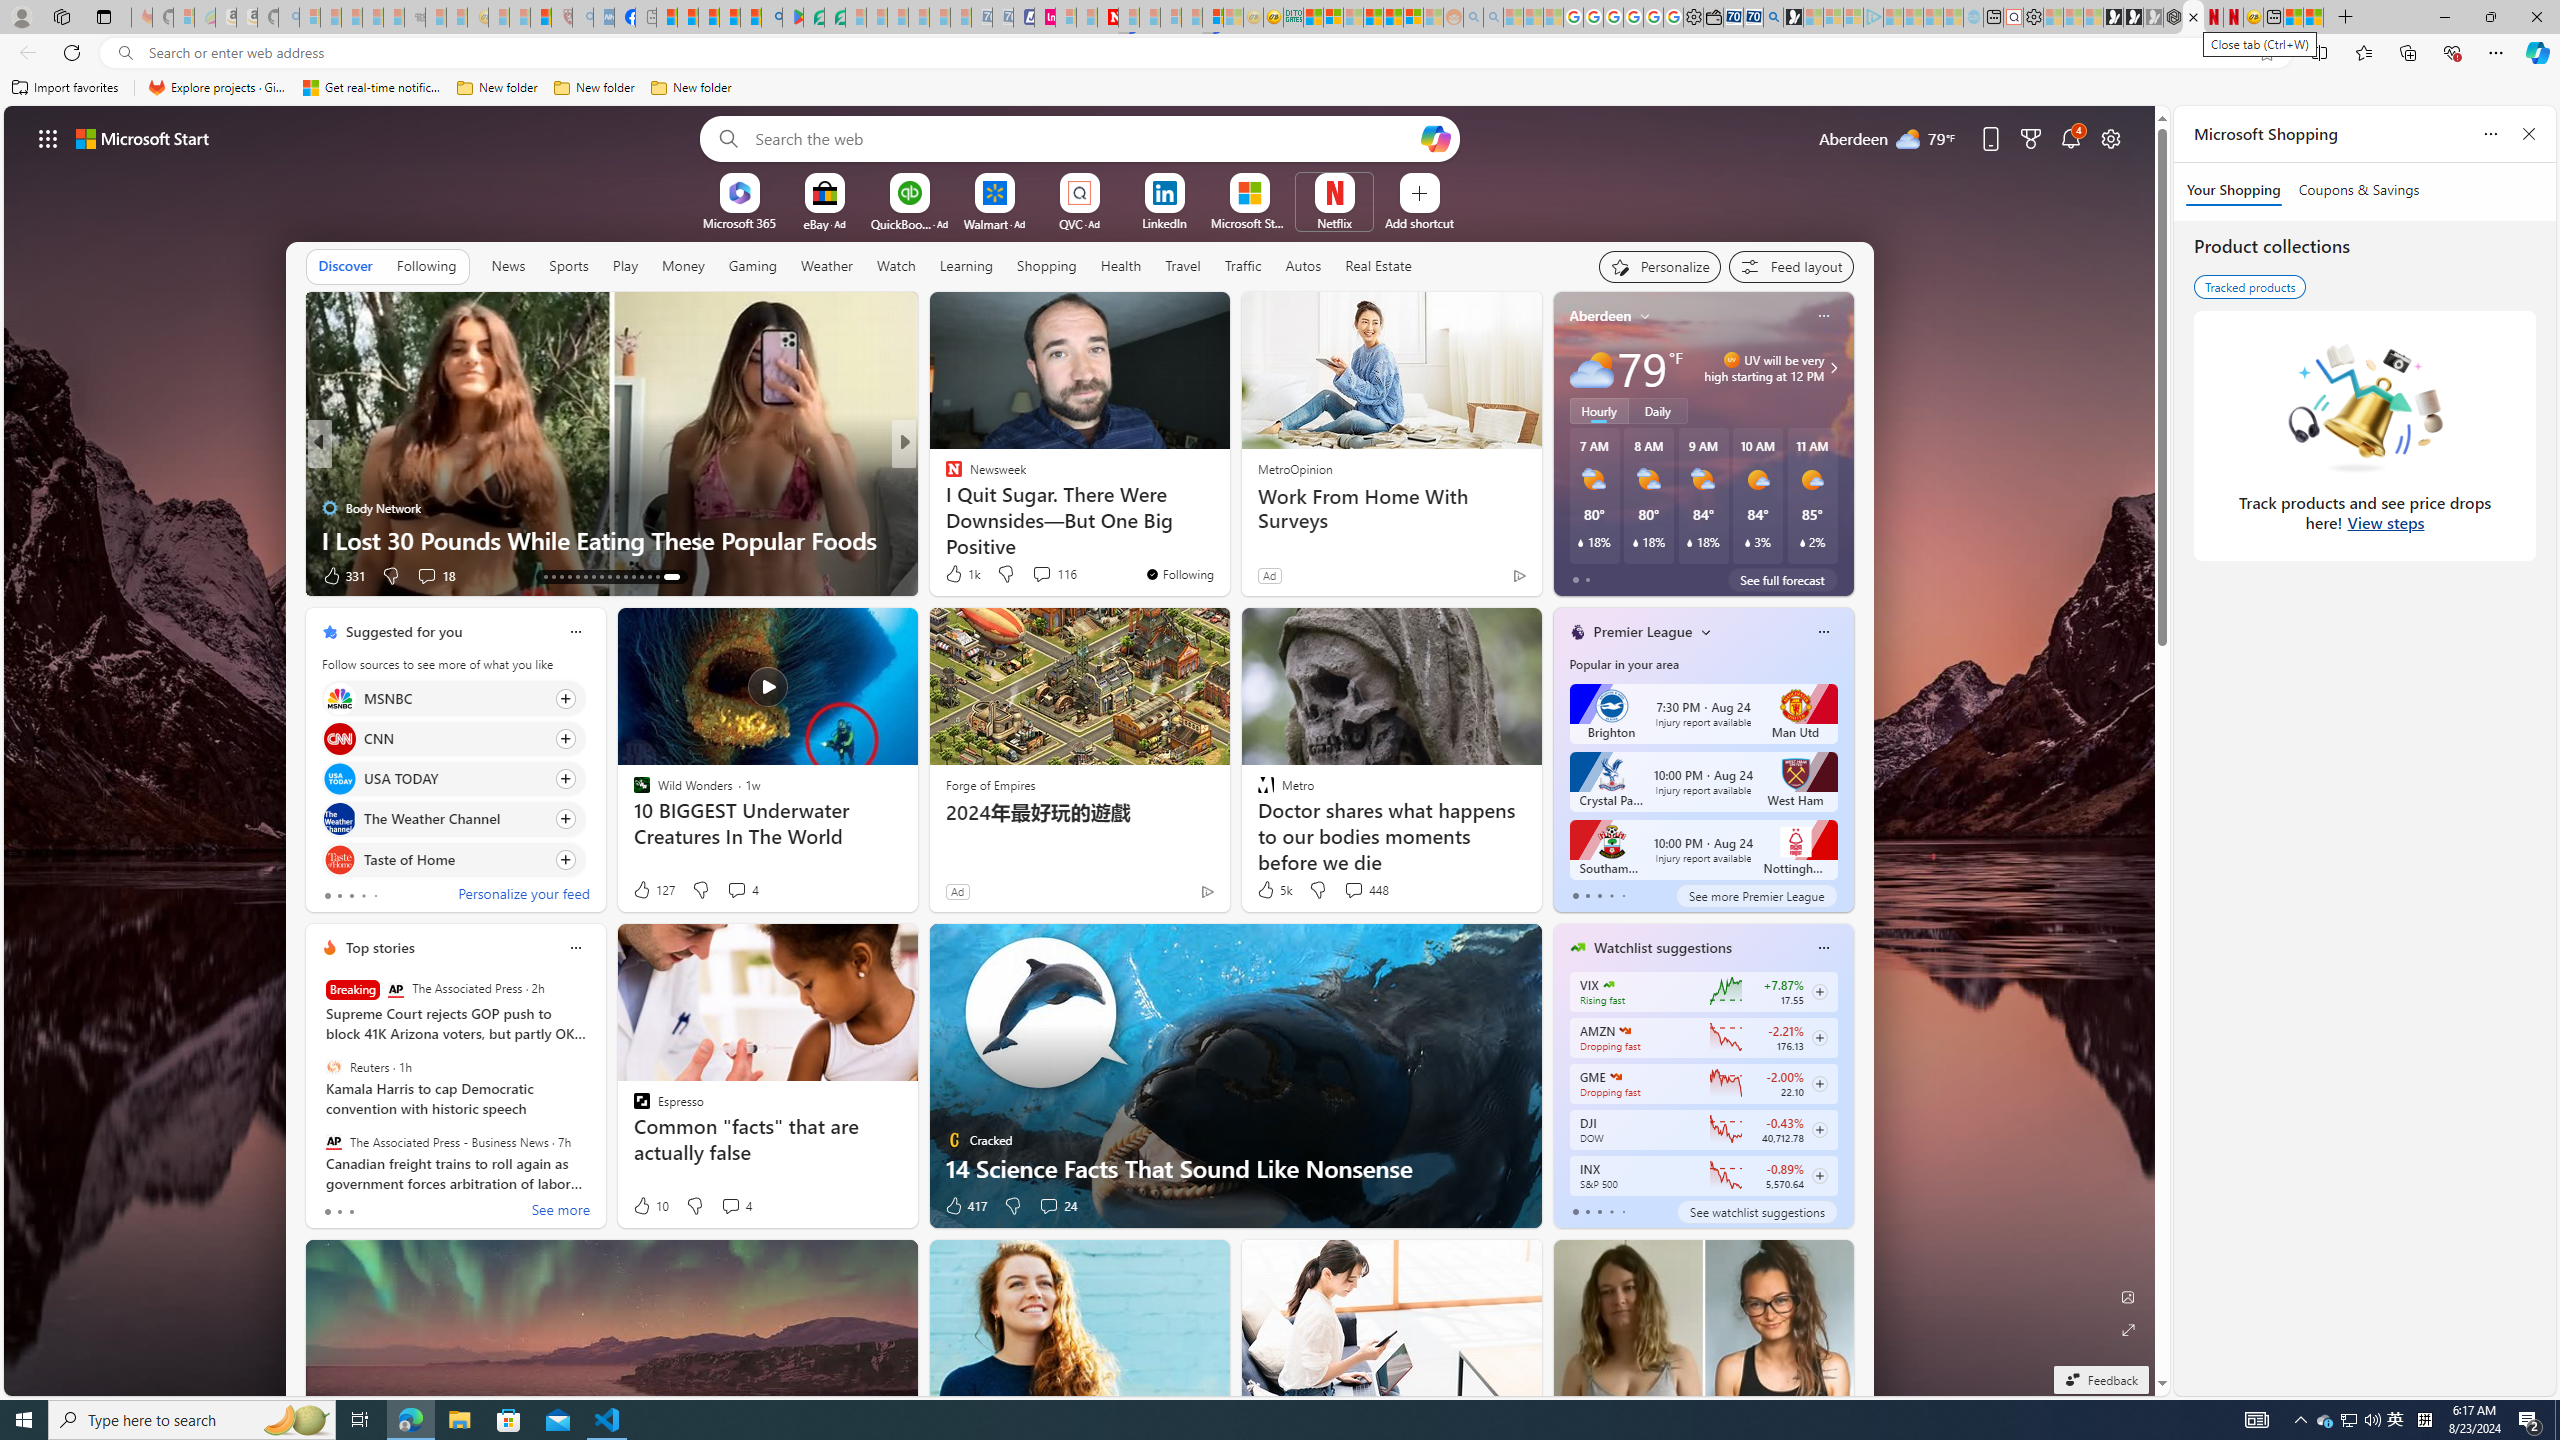  I want to click on 'next', so click(1842, 443).